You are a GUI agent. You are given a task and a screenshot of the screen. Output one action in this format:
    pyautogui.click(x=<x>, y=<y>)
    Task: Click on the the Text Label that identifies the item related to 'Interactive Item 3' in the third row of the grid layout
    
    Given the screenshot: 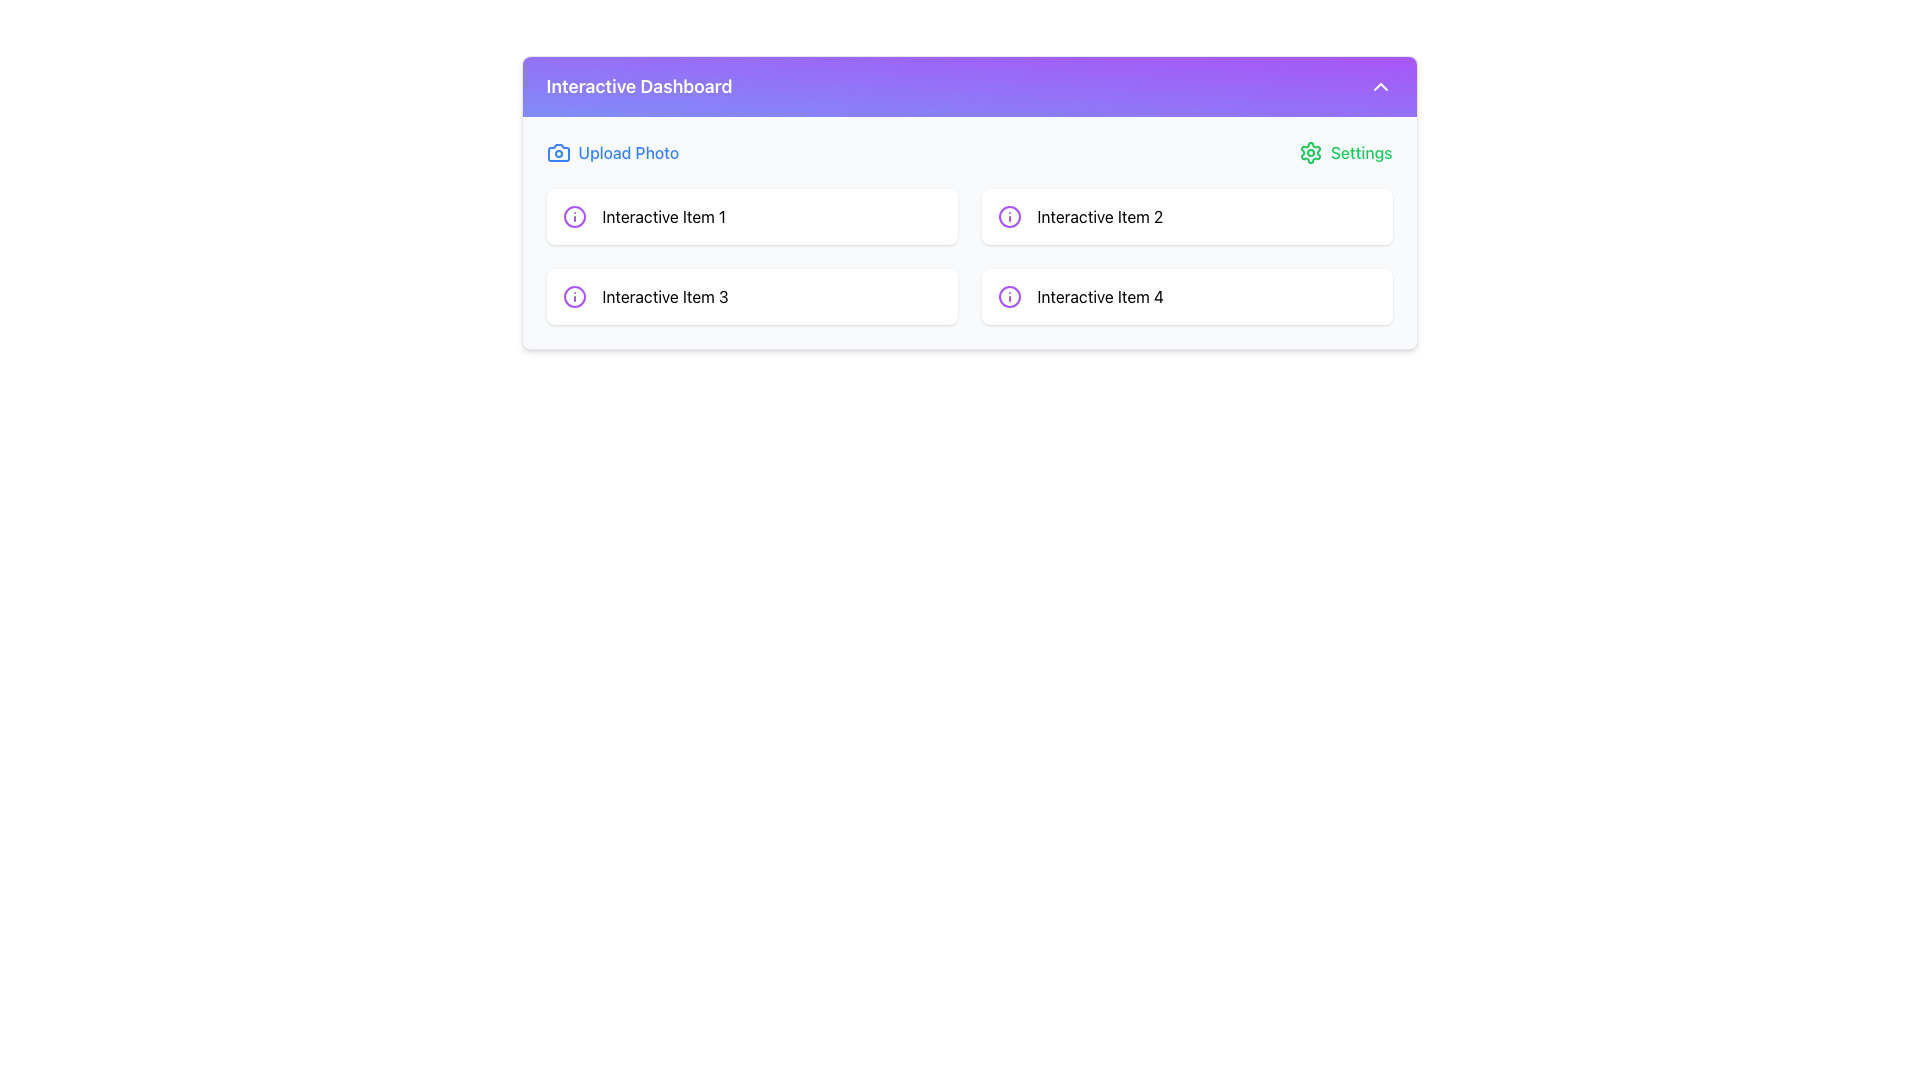 What is the action you would take?
    pyautogui.click(x=665, y=297)
    